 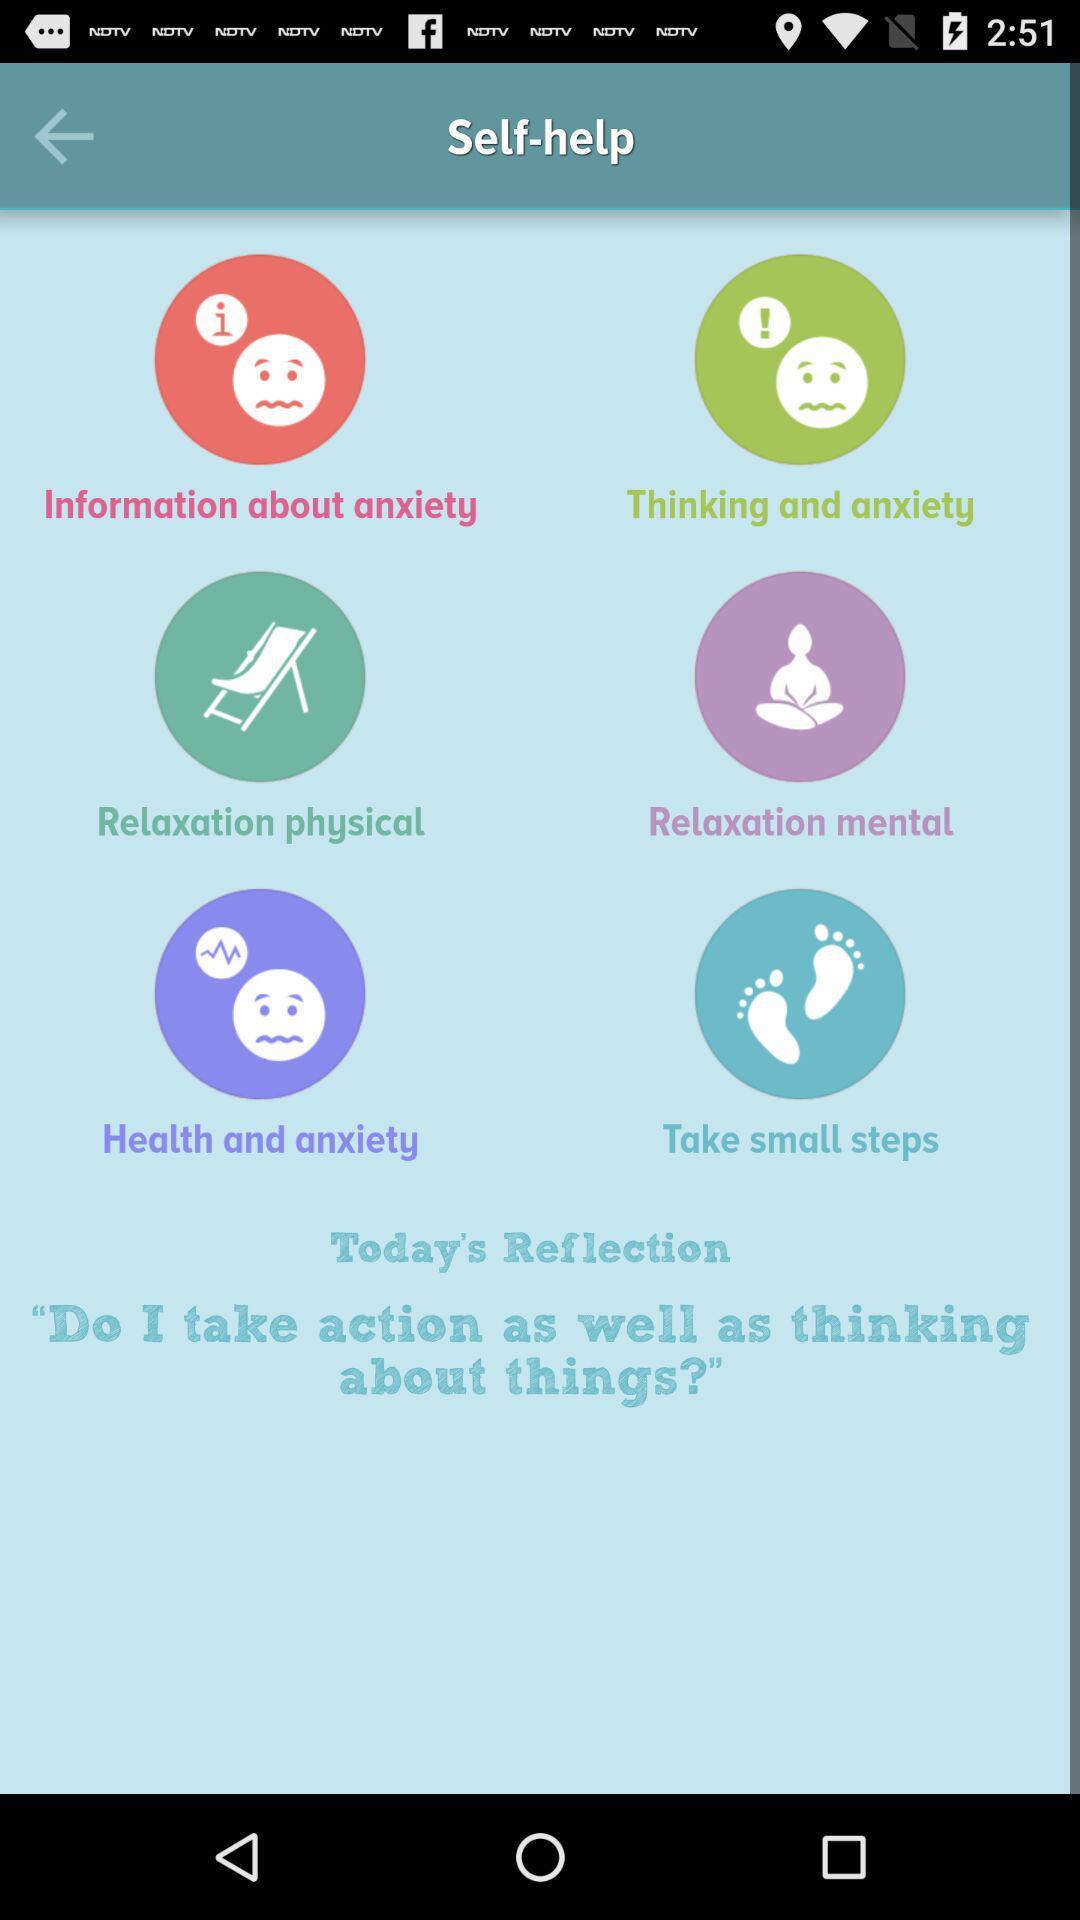 What do you see at coordinates (810, 706) in the screenshot?
I see `item below information about anxiety item` at bounding box center [810, 706].